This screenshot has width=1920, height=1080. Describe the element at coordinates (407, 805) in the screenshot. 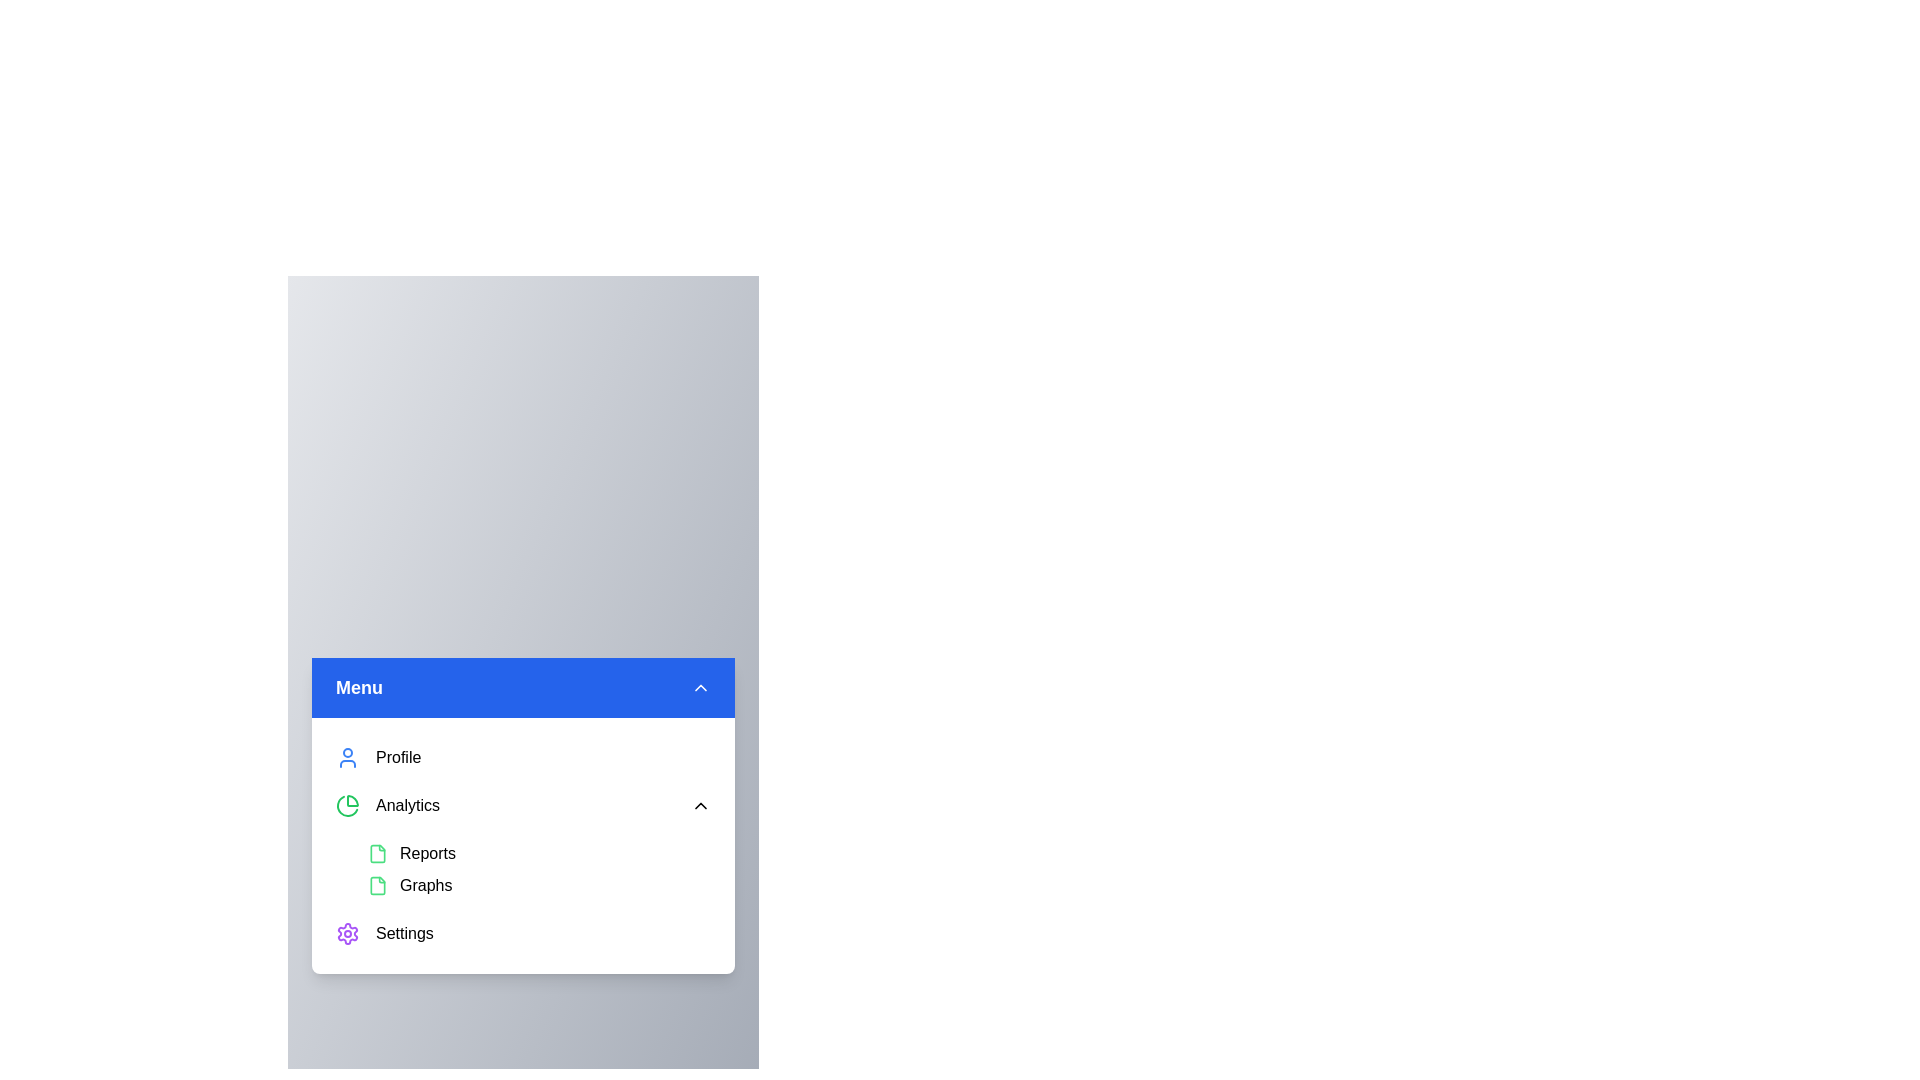

I see `the 'Analytics' text label in the dropdown menu` at that location.